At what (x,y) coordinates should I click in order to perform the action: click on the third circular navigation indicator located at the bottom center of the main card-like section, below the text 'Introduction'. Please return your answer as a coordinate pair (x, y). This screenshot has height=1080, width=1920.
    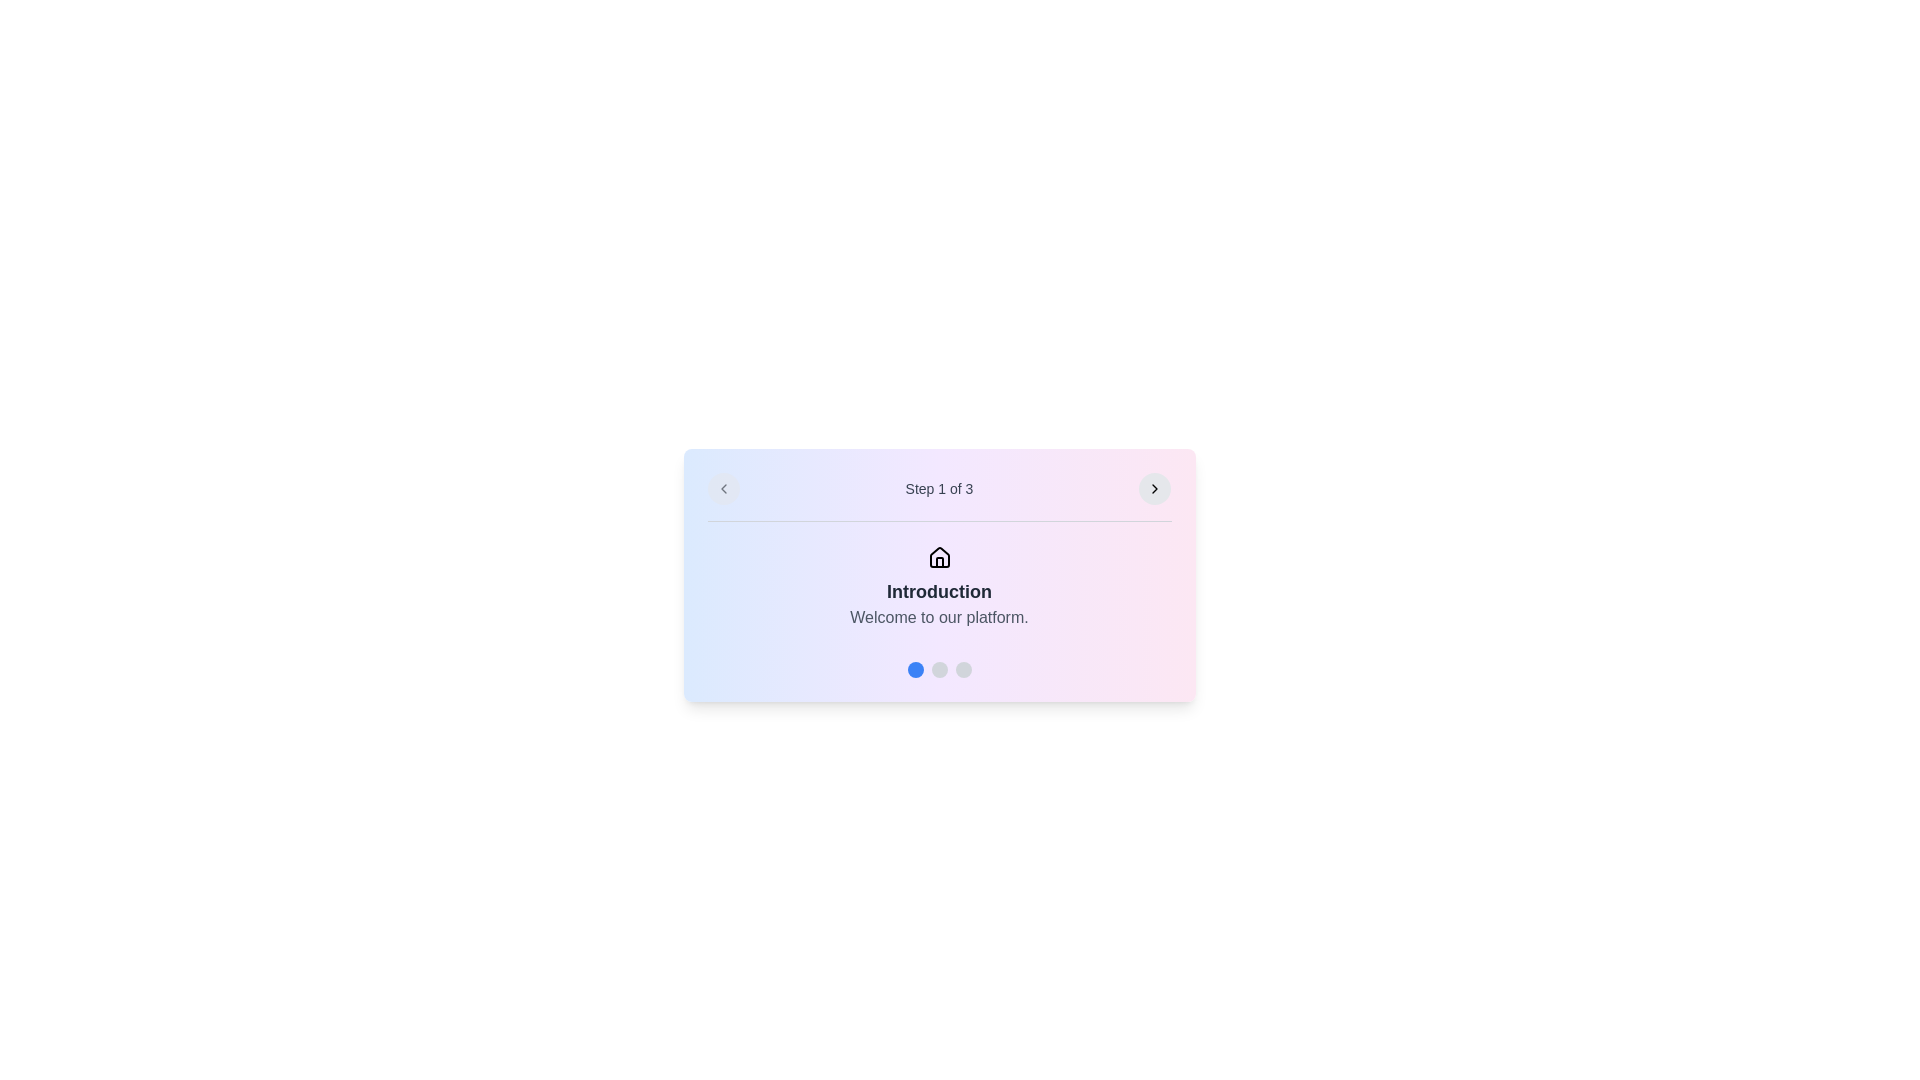
    Looking at the image, I should click on (963, 670).